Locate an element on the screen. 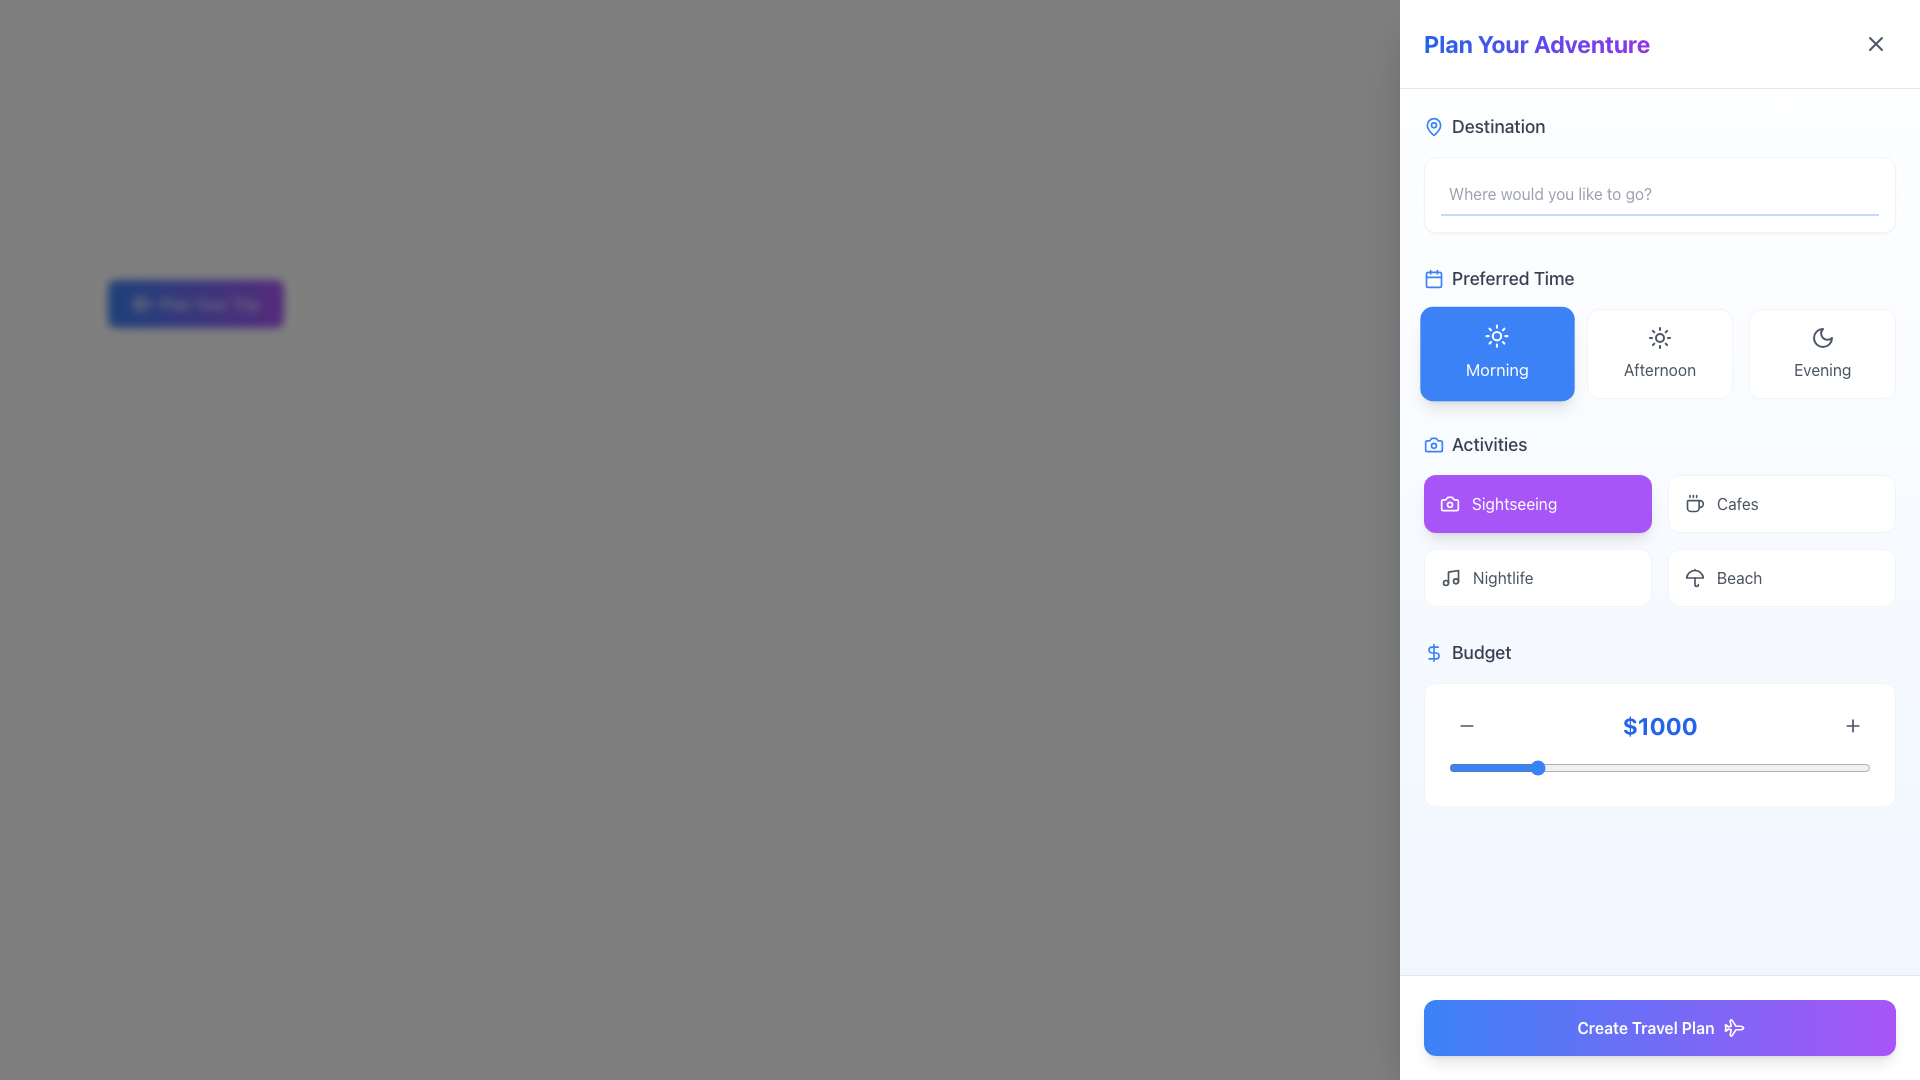  the umbrella SVG icon located within the 'Beach' button in the 'Activities' section is located at coordinates (1693, 578).